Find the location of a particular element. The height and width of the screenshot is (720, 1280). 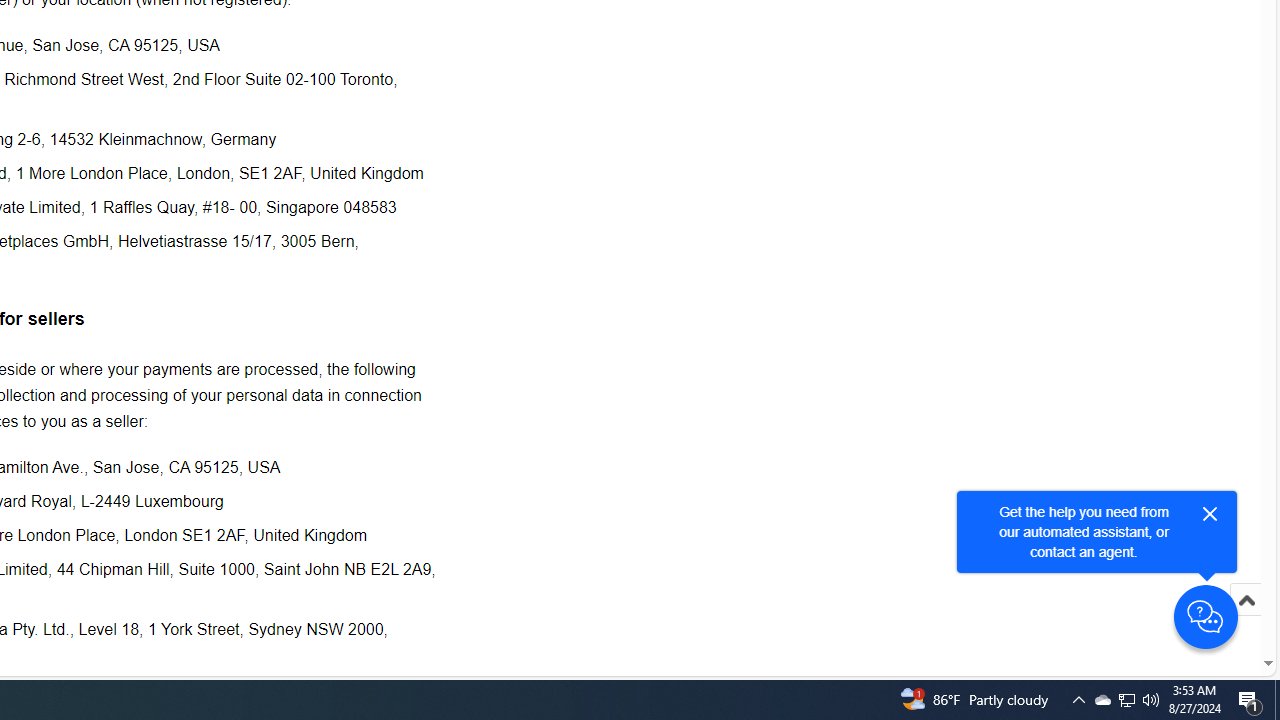

'Scroll to top' is located at coordinates (1245, 620).